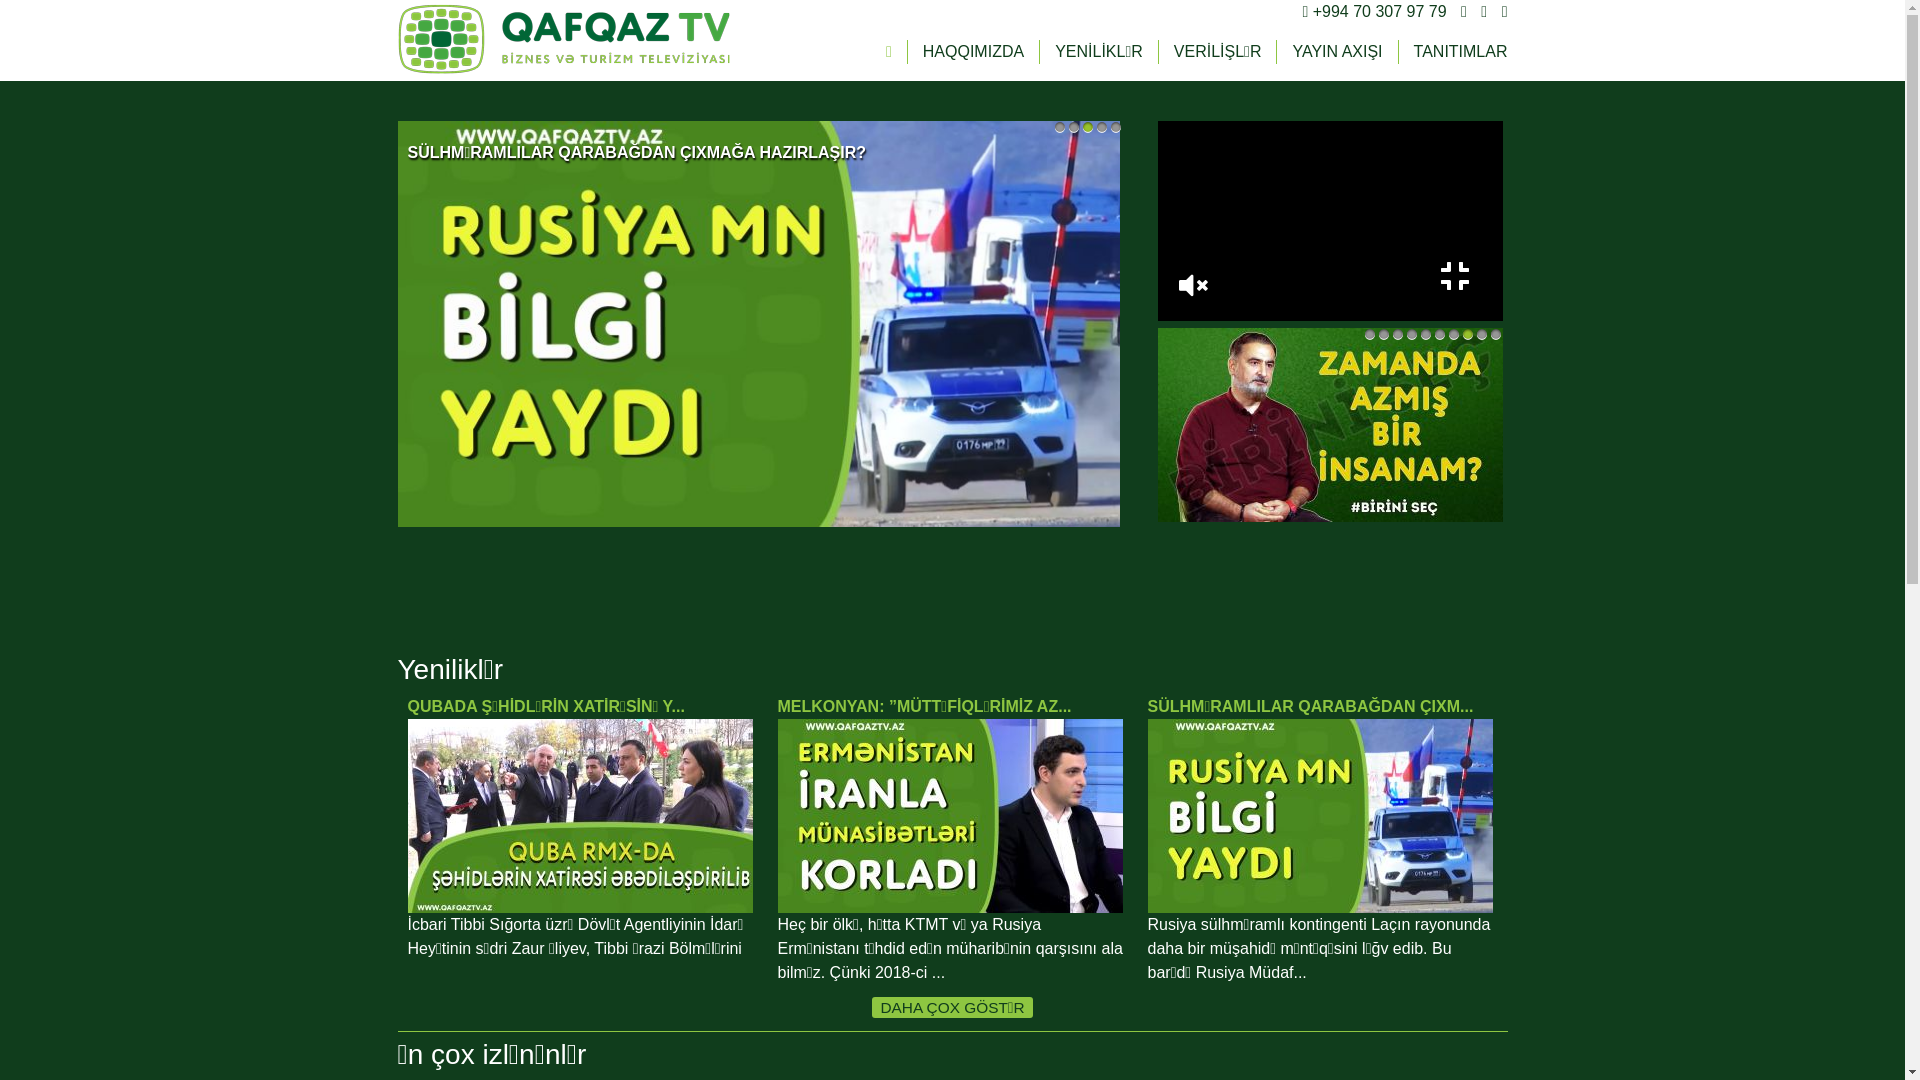 The image size is (1920, 1080). I want to click on '9', so click(1482, 333).